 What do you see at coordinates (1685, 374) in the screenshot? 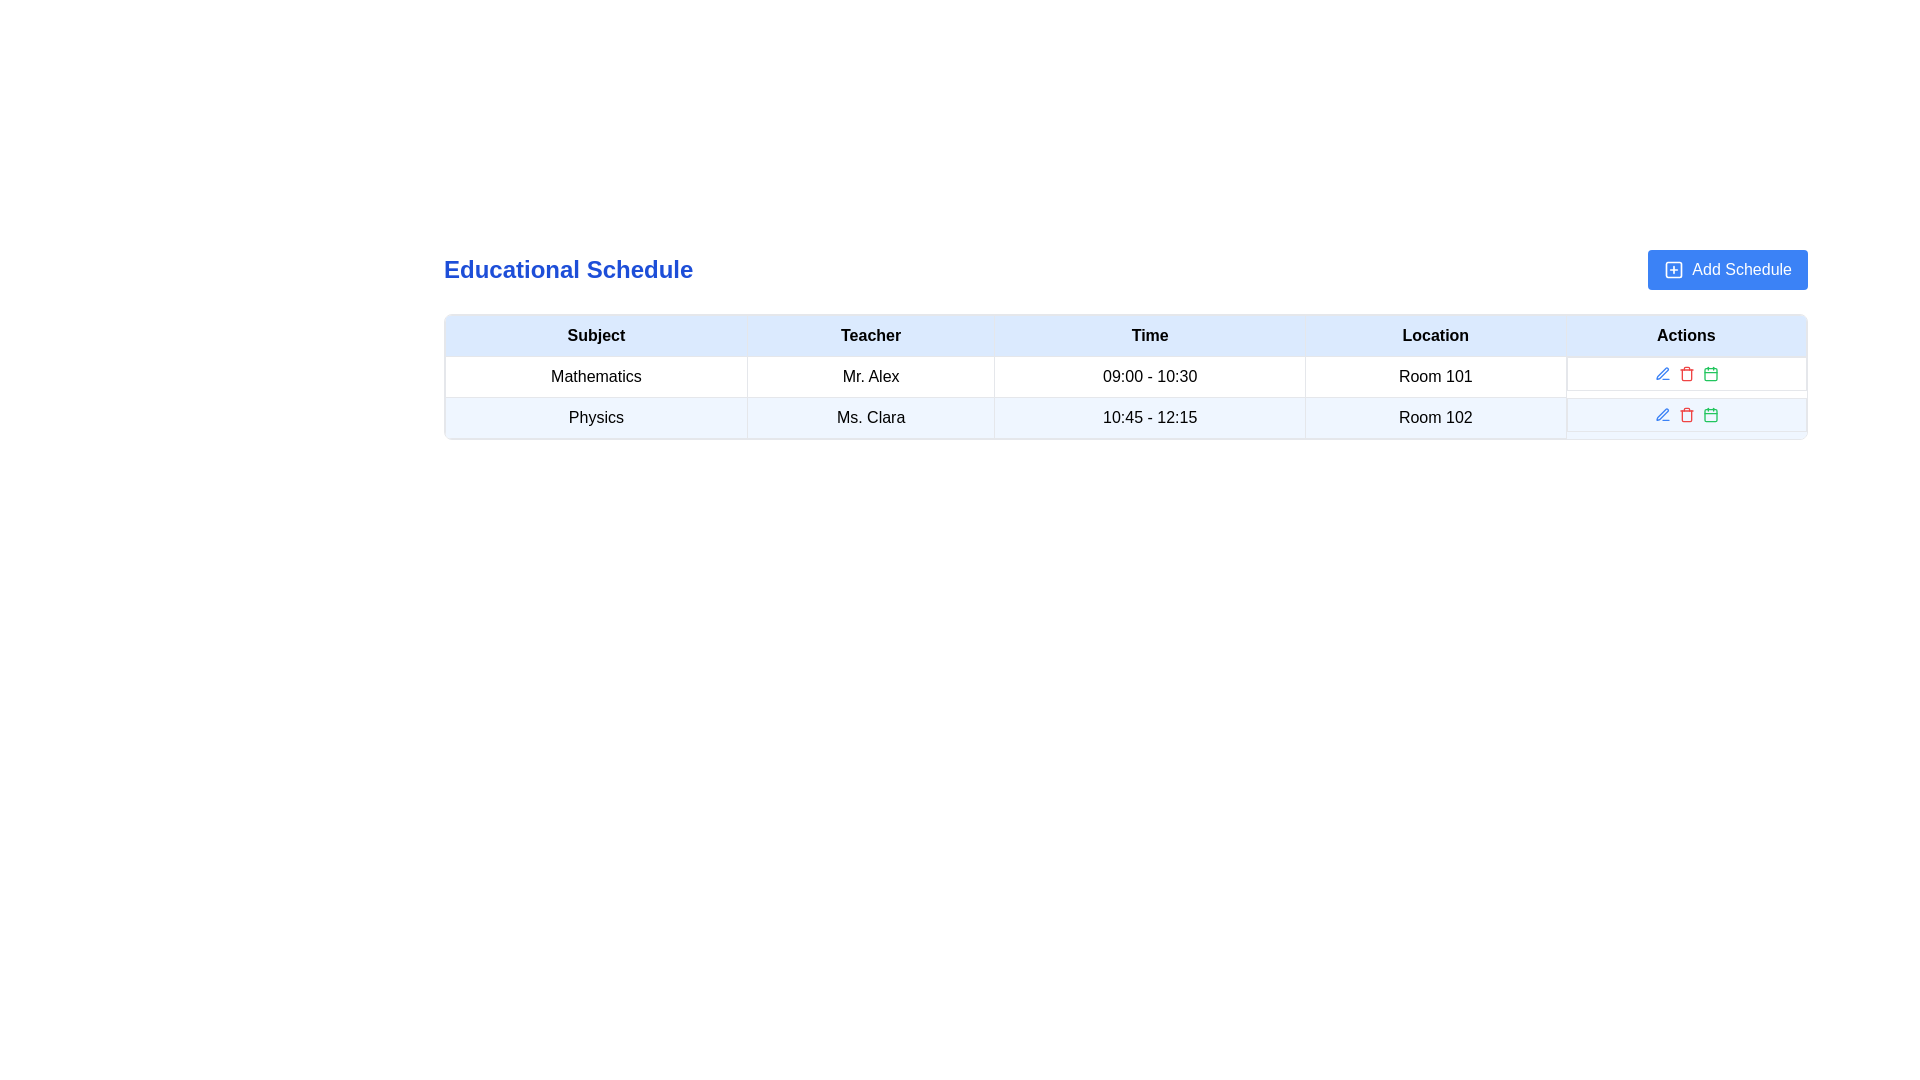
I see `the red trash can icon button in the 'Actions' column of the Mathematics table row to trigger a tooltip or style change` at bounding box center [1685, 374].